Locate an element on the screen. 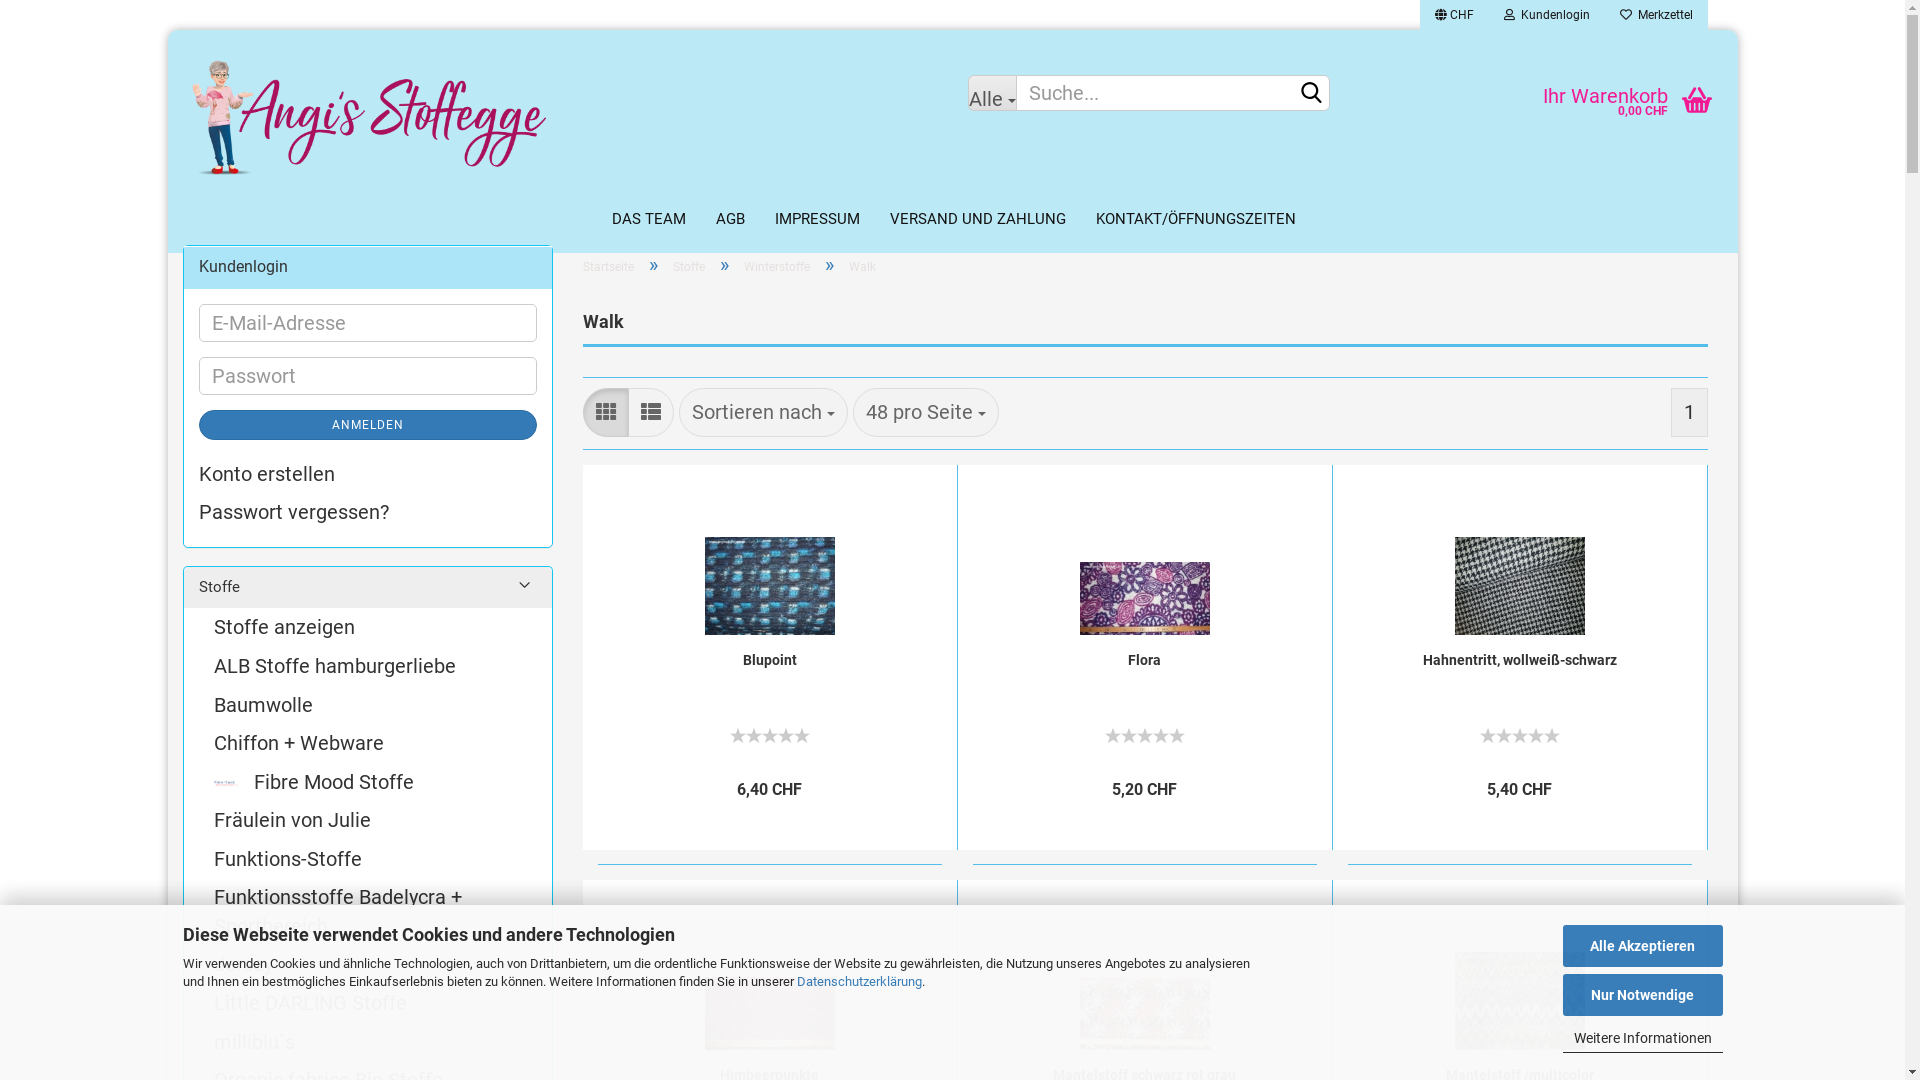 This screenshot has width=1920, height=1080. 'Konto erstellen' is located at coordinates (366, 474).